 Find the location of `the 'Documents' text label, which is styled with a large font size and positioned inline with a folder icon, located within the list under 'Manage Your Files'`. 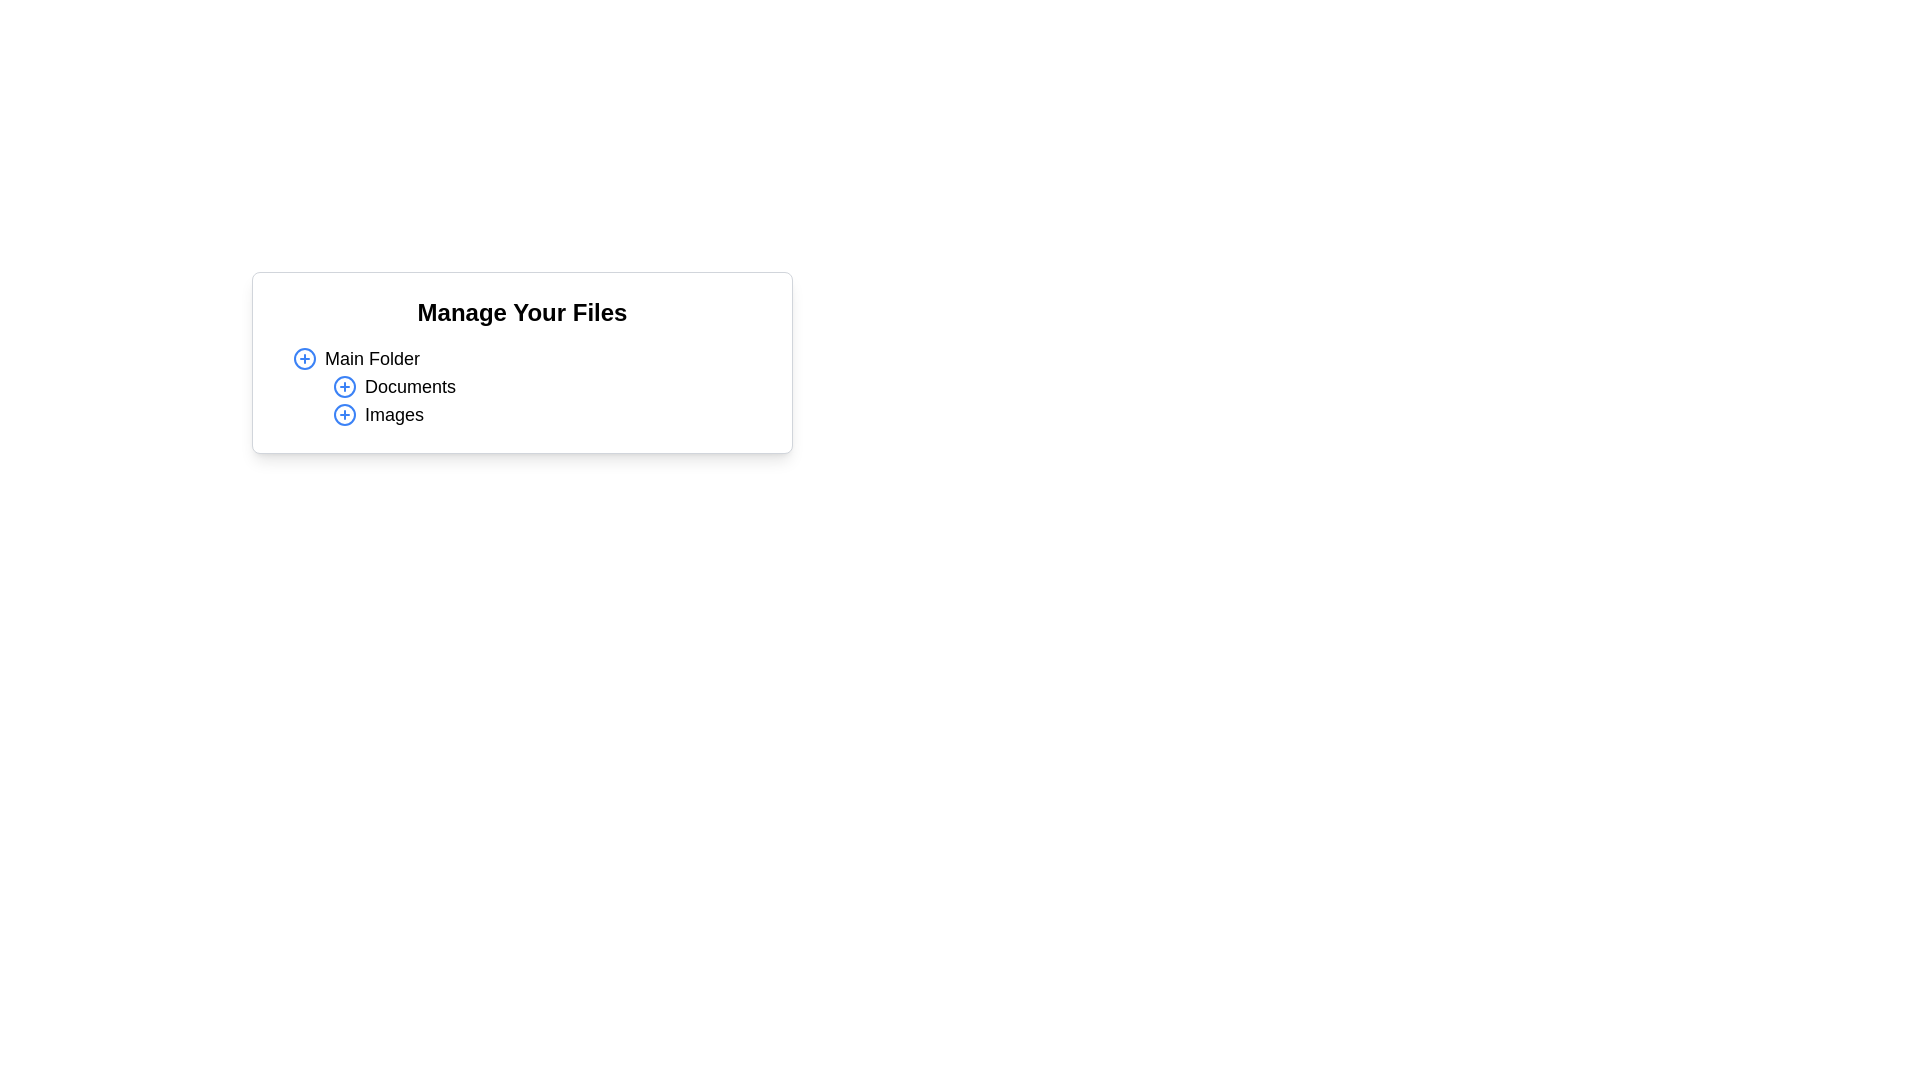

the 'Documents' text label, which is styled with a large font size and positioned inline with a folder icon, located within the list under 'Manage Your Files' is located at coordinates (409, 386).